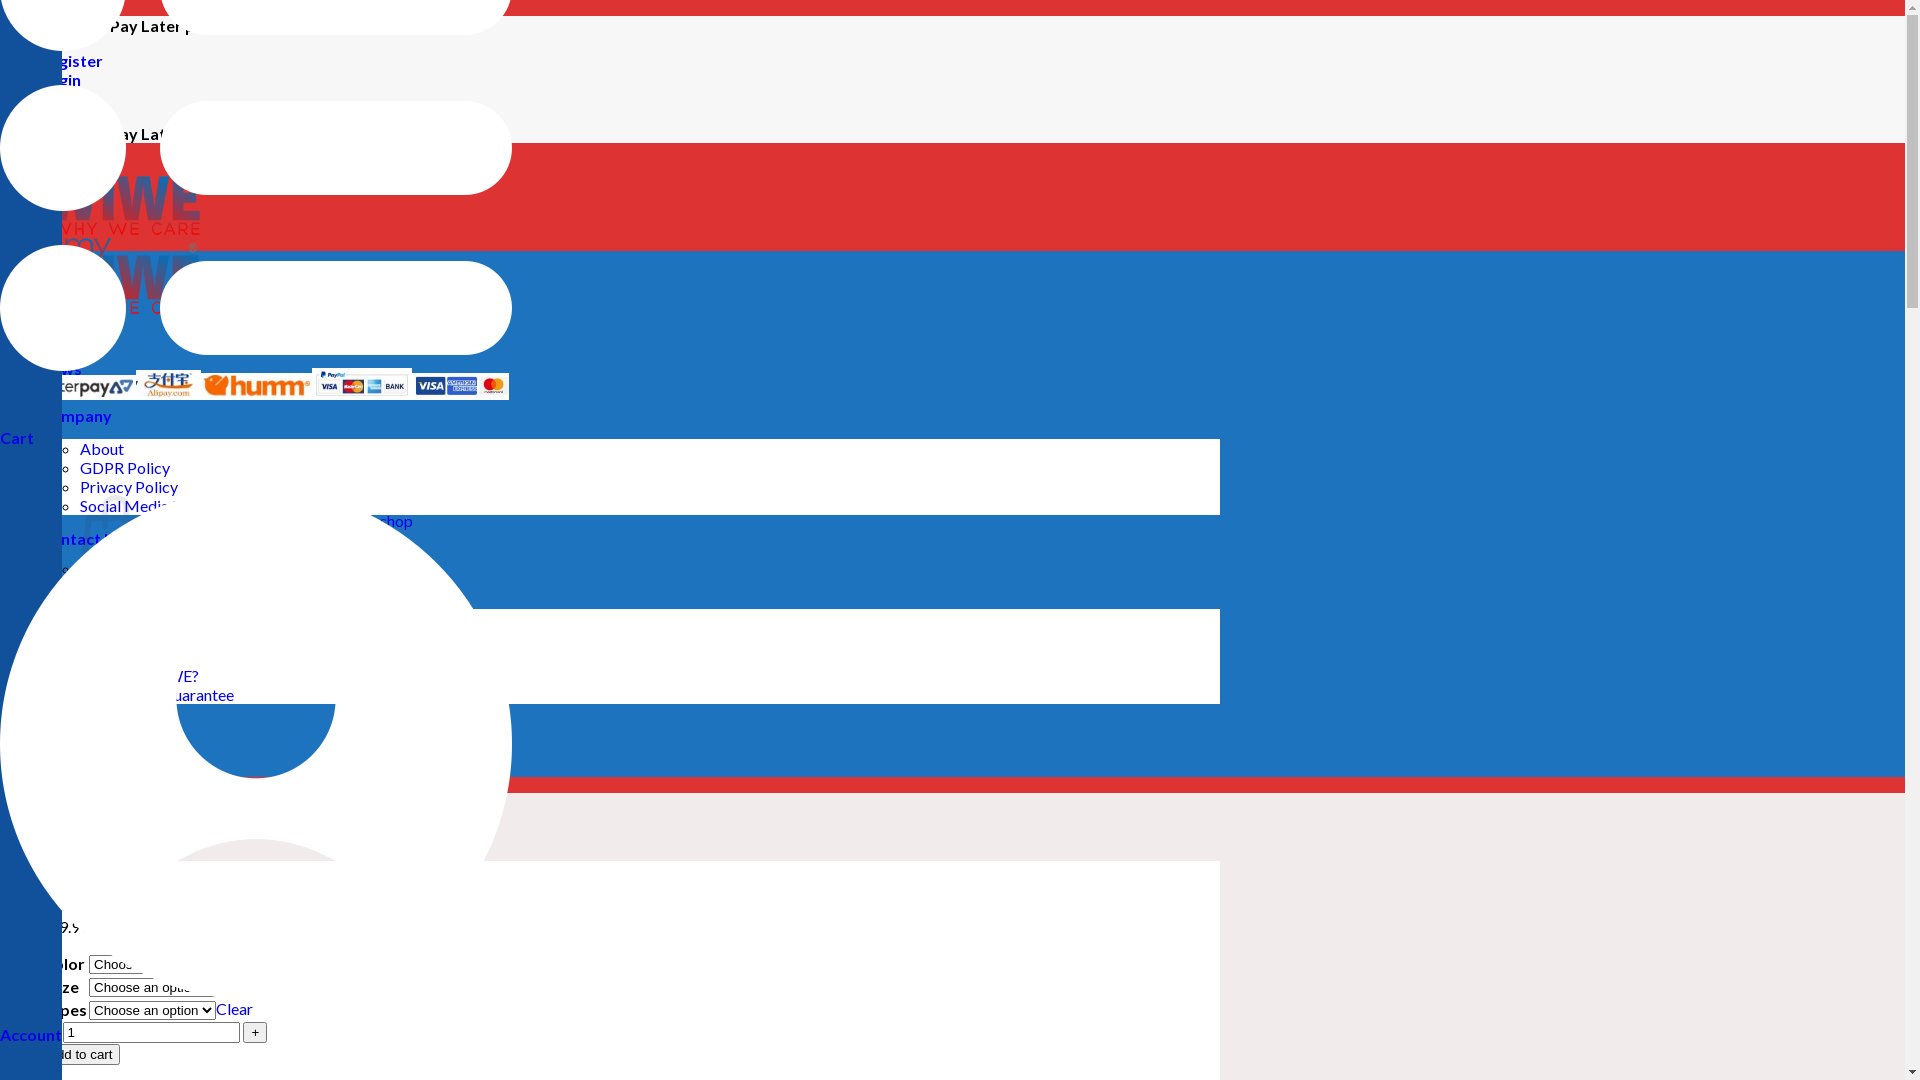  Describe the element at coordinates (80, 447) in the screenshot. I see `'About'` at that location.